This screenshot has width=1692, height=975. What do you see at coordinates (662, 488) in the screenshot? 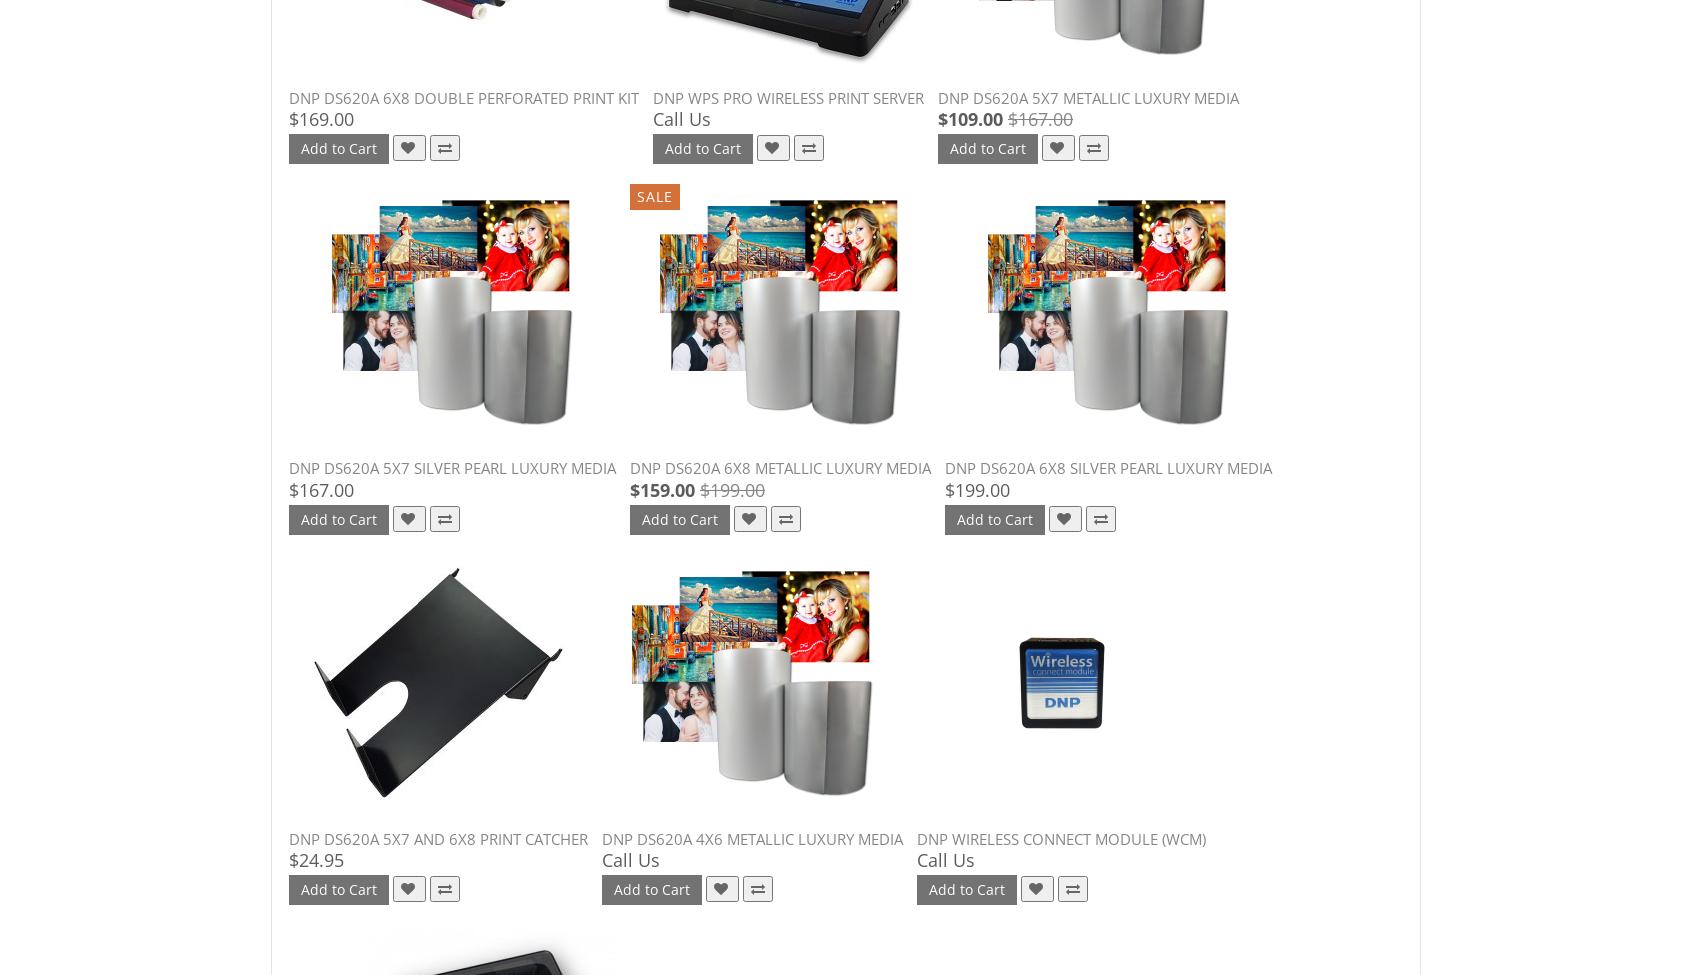
I see `'$159.00'` at bounding box center [662, 488].